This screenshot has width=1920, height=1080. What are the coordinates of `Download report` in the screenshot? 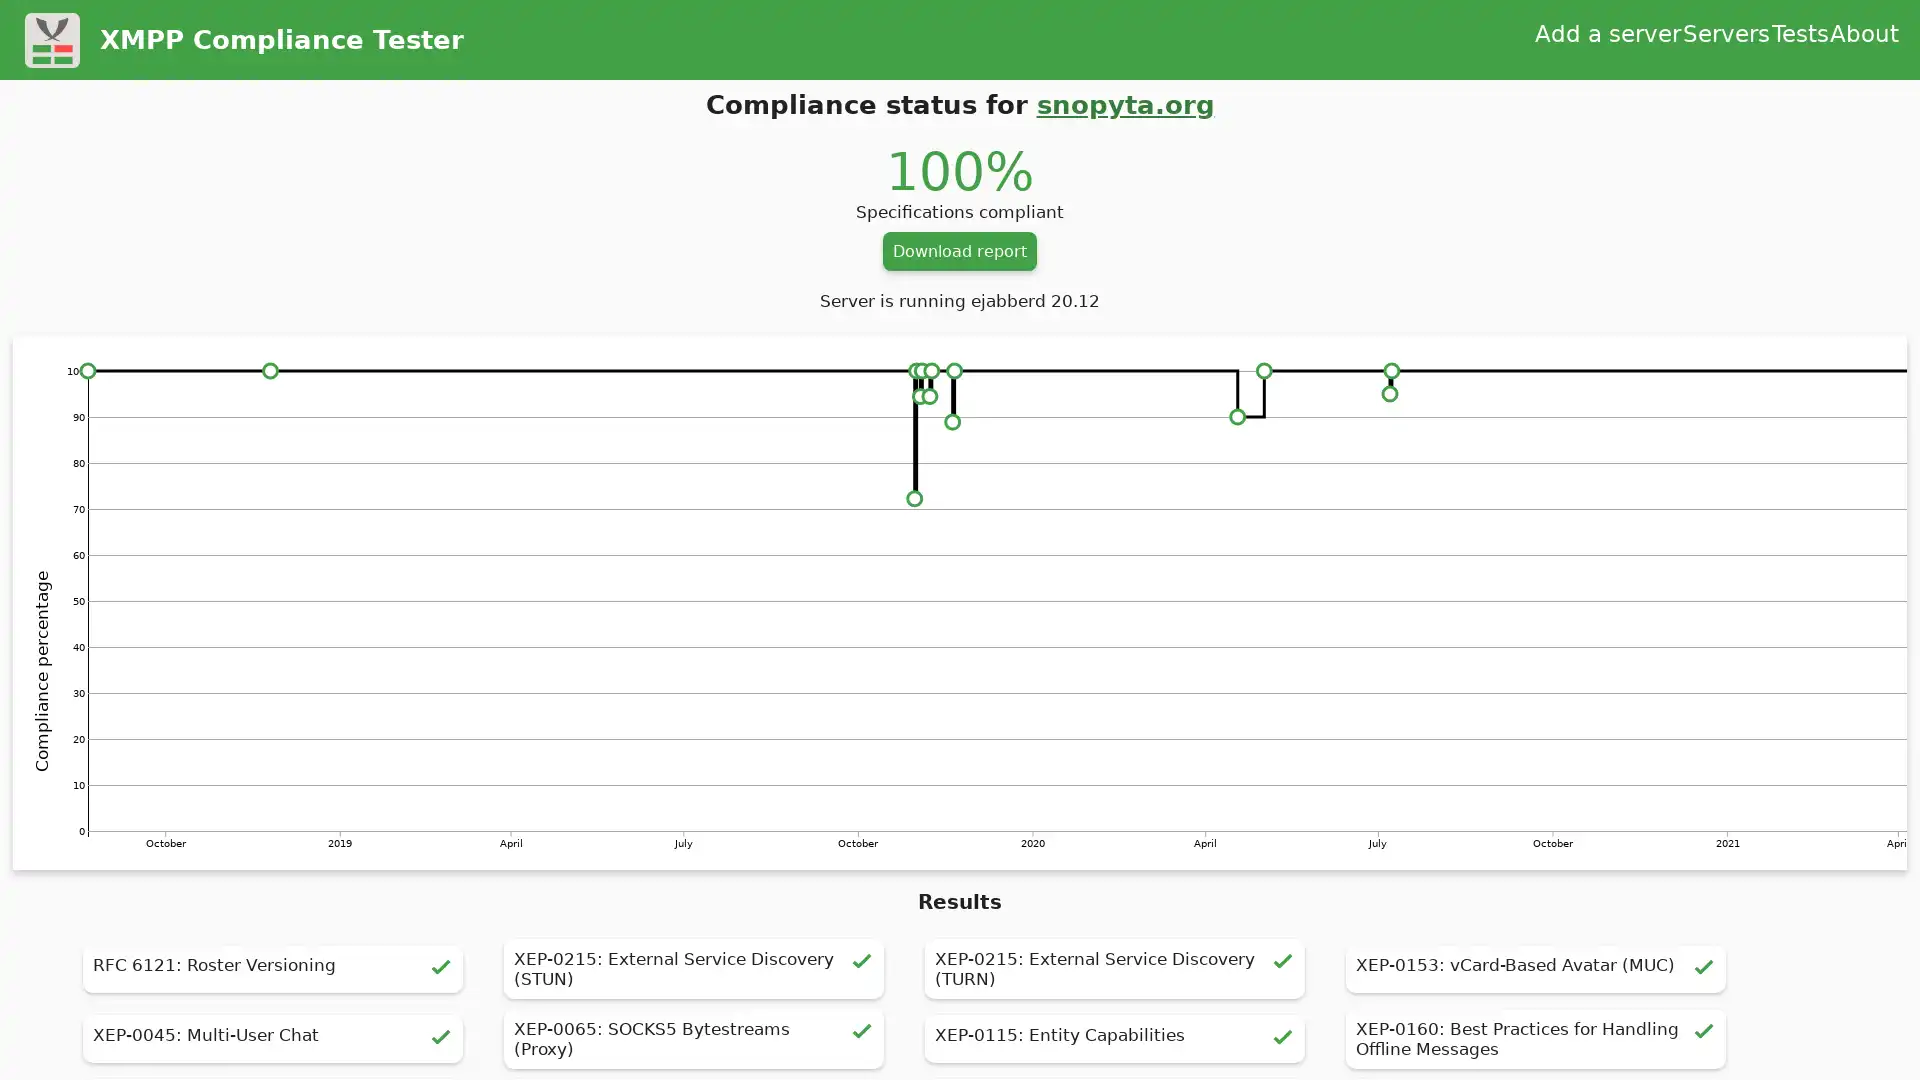 It's located at (960, 249).